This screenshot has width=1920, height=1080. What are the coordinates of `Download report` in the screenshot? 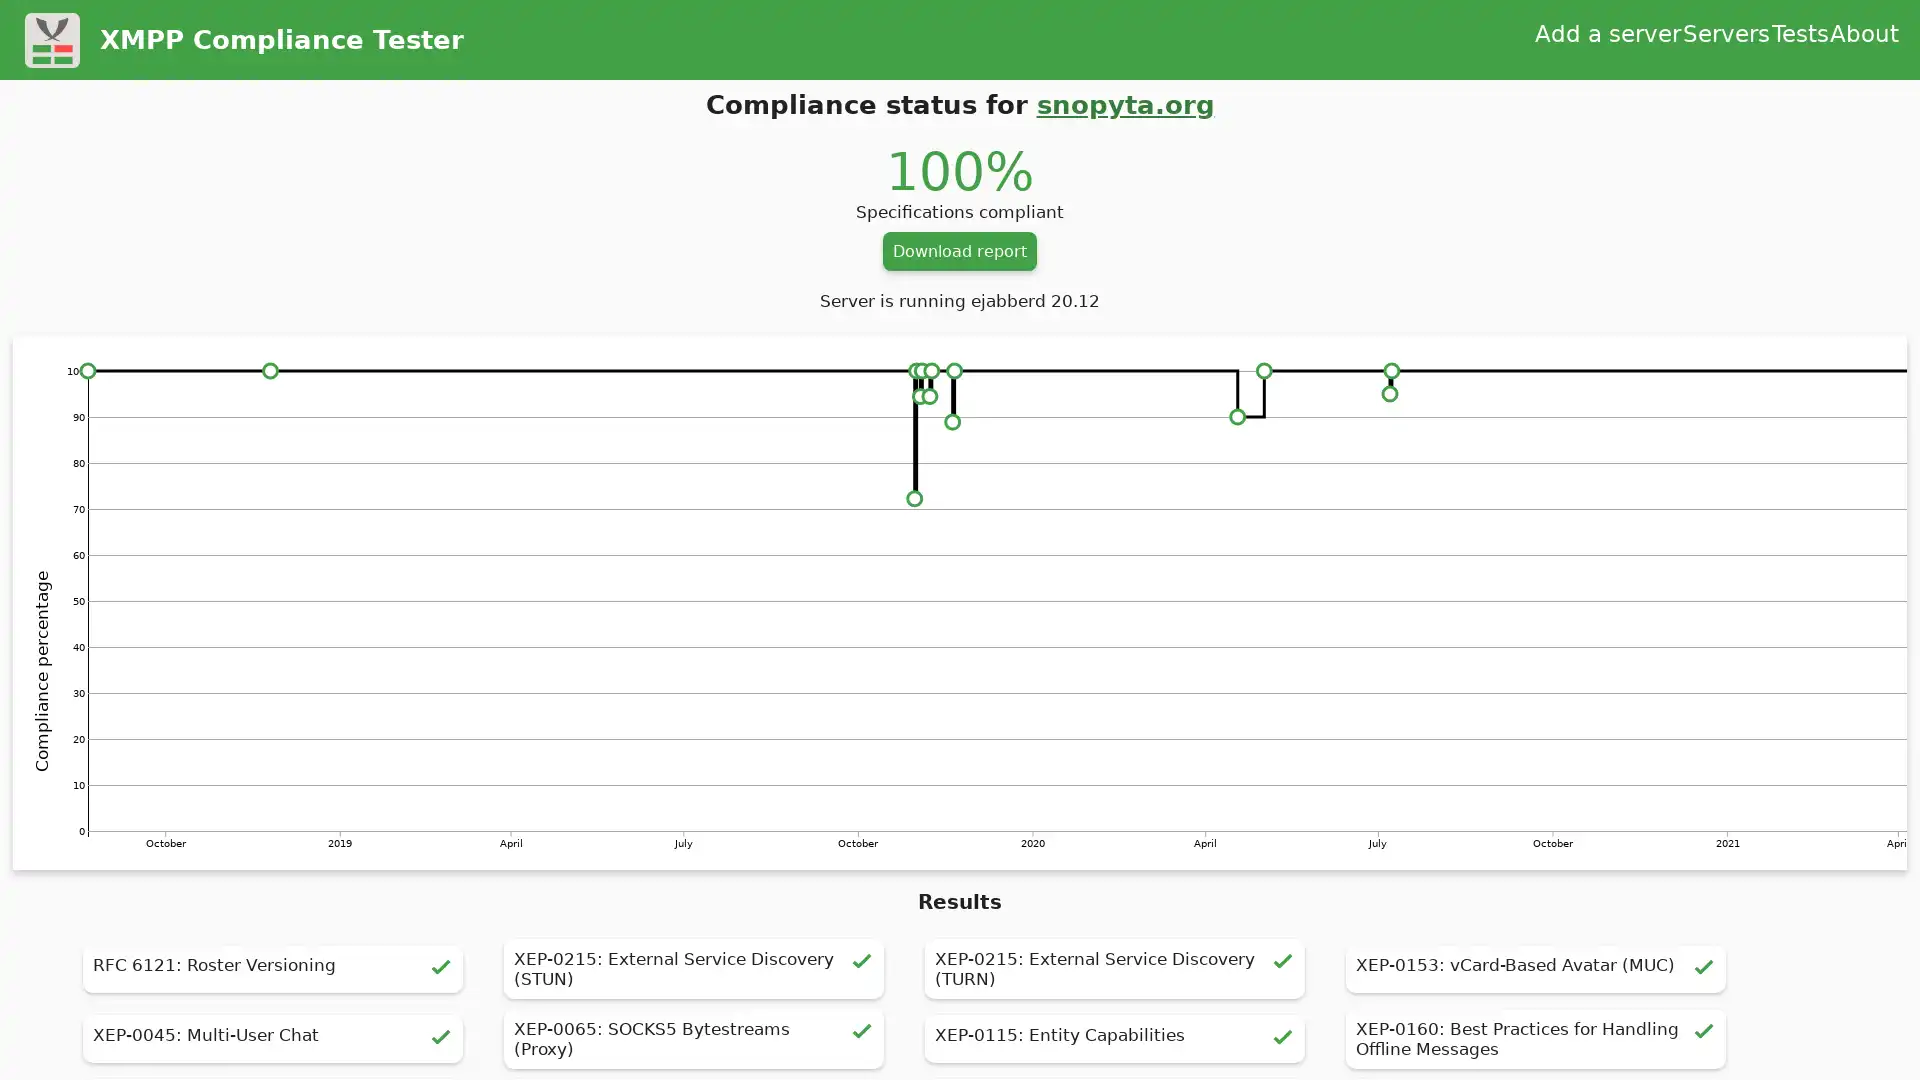 It's located at (960, 249).